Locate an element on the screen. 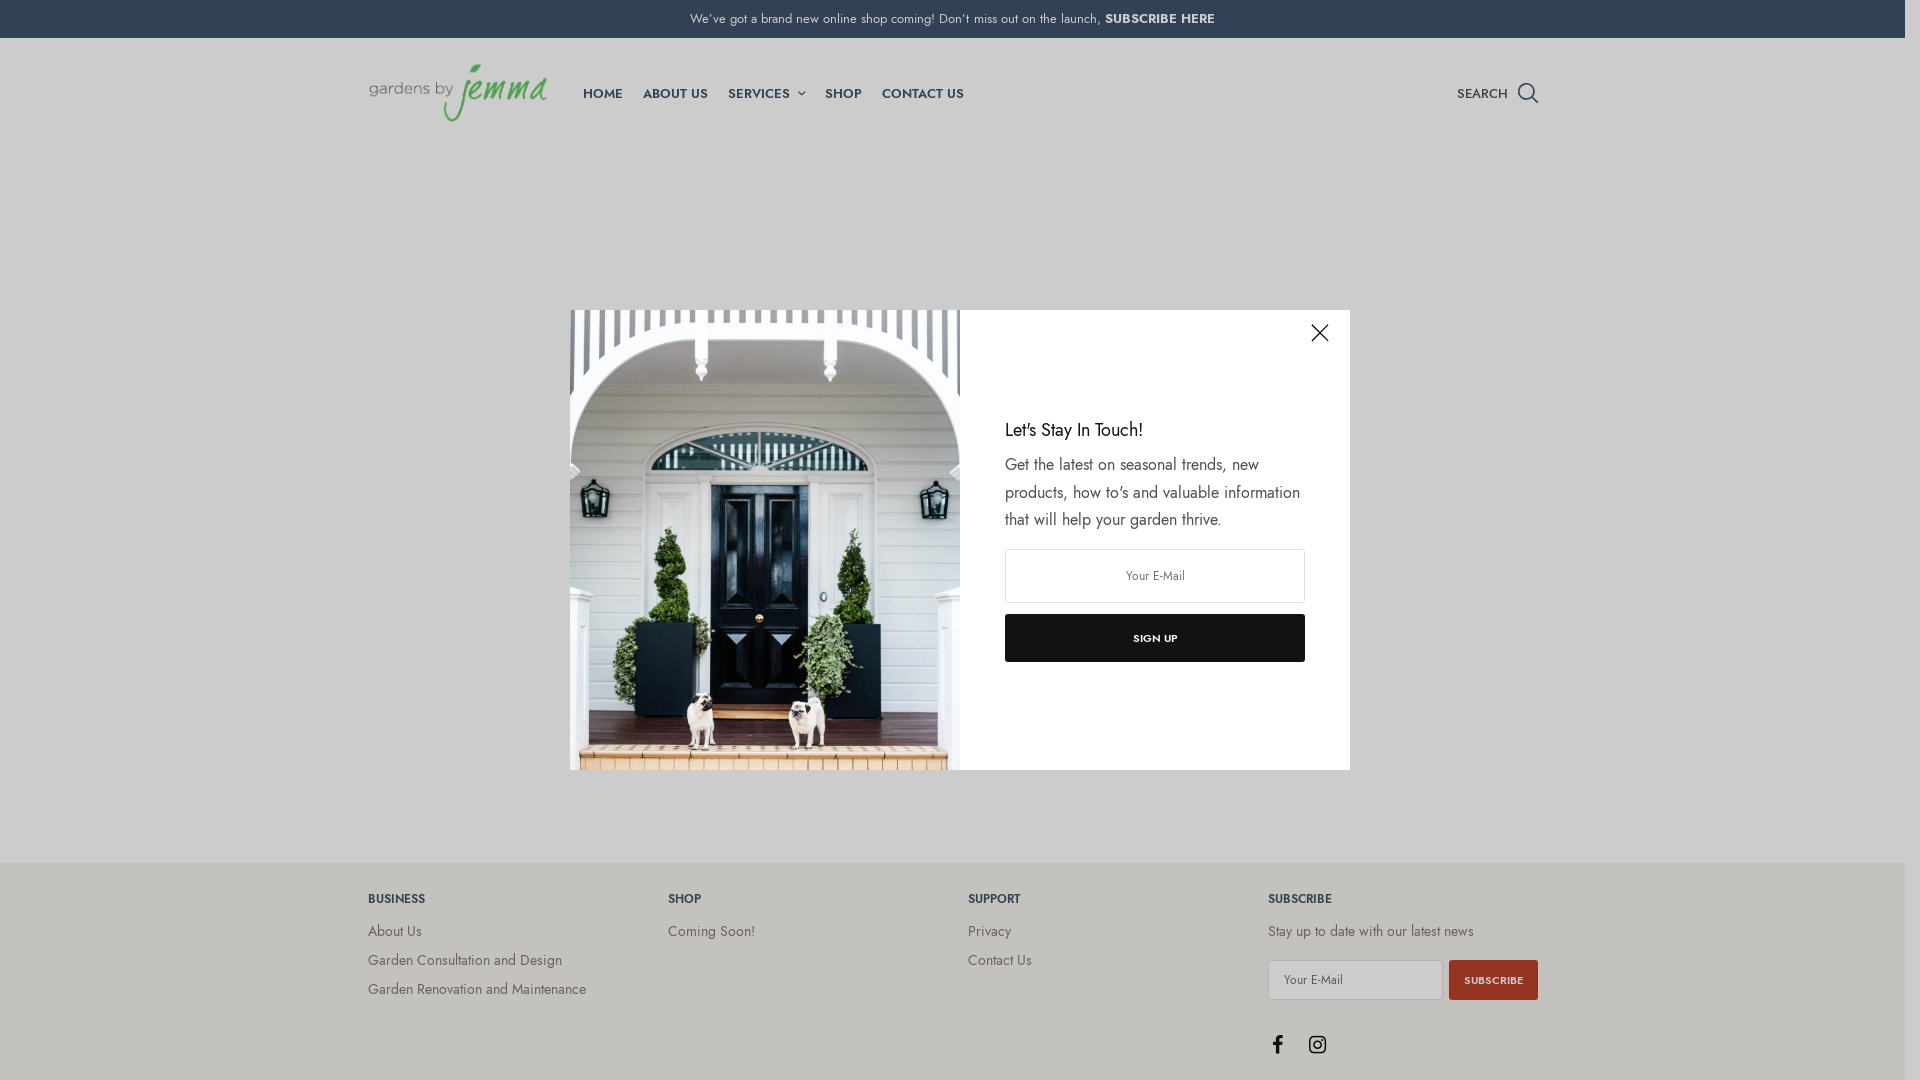 Image resolution: width=1920 pixels, height=1080 pixels. 'SUBSCRIBE' is located at coordinates (1492, 978).